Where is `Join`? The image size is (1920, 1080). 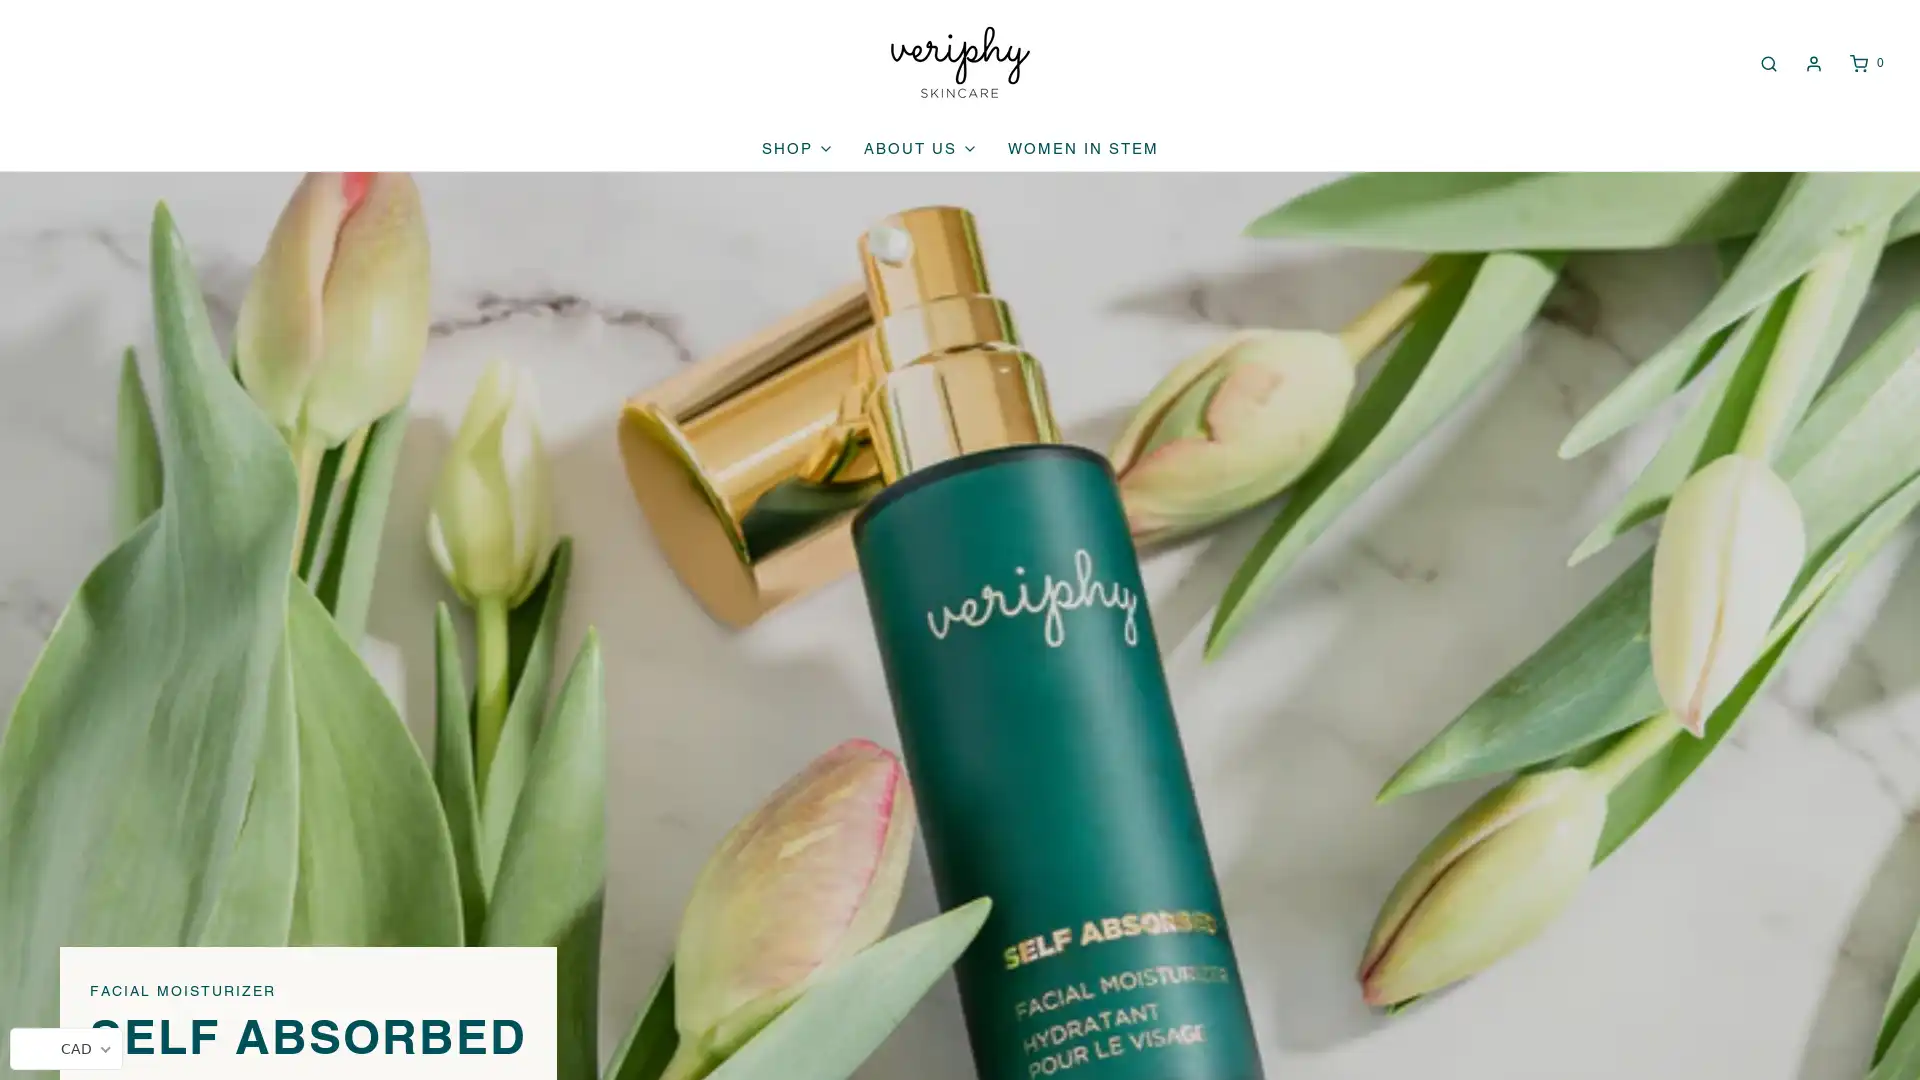 Join is located at coordinates (1548, 931).